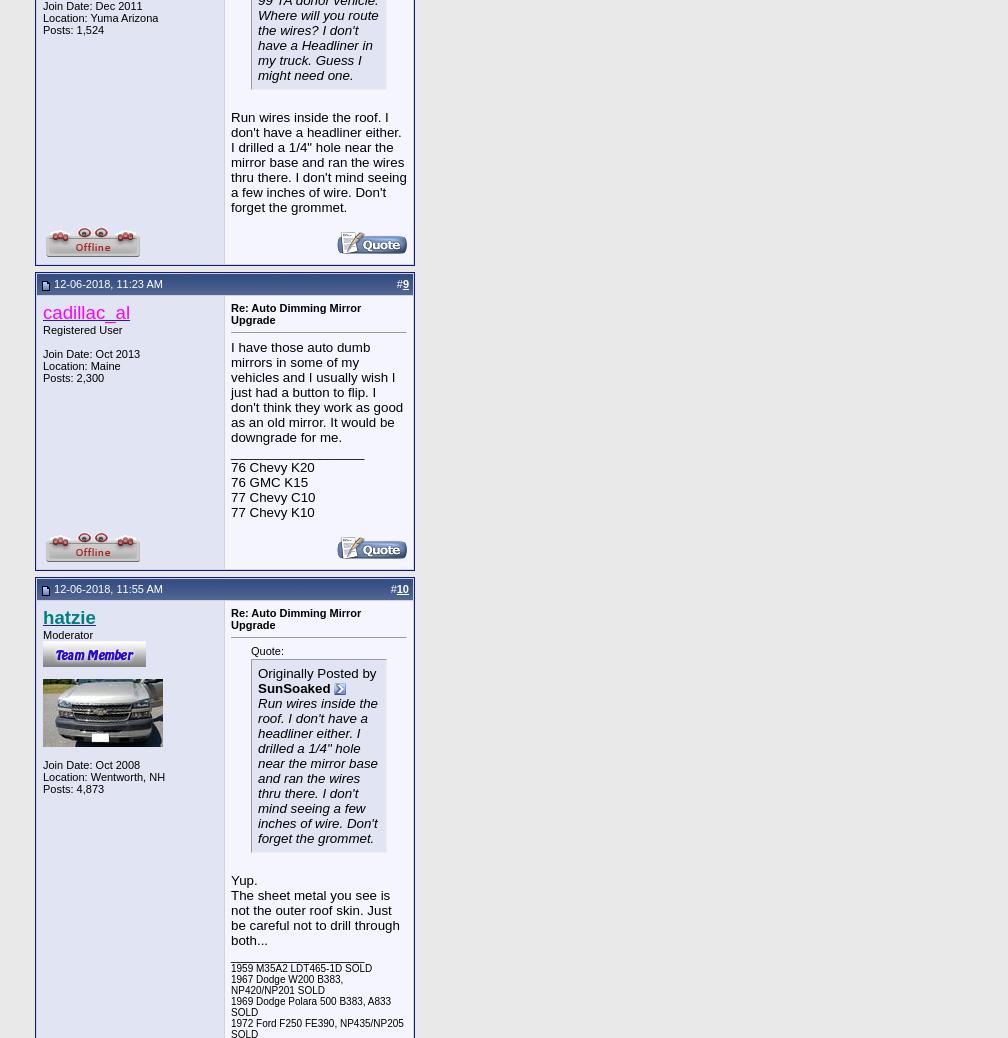 The height and width of the screenshot is (1038, 1008). What do you see at coordinates (294, 686) in the screenshot?
I see `'SunSoaked'` at bounding box center [294, 686].